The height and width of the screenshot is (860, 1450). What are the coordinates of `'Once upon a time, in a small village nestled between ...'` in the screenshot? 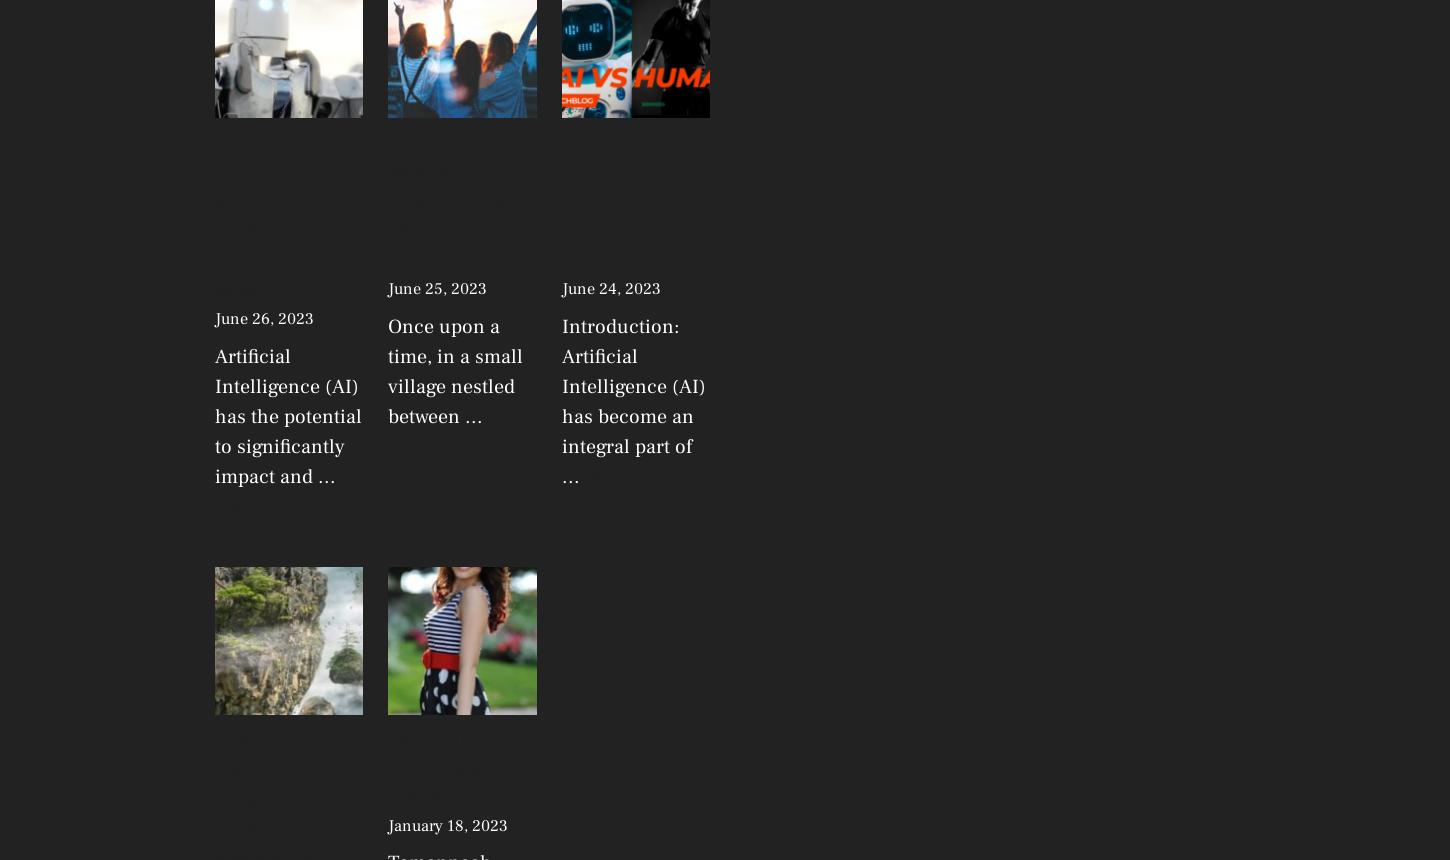 It's located at (454, 371).